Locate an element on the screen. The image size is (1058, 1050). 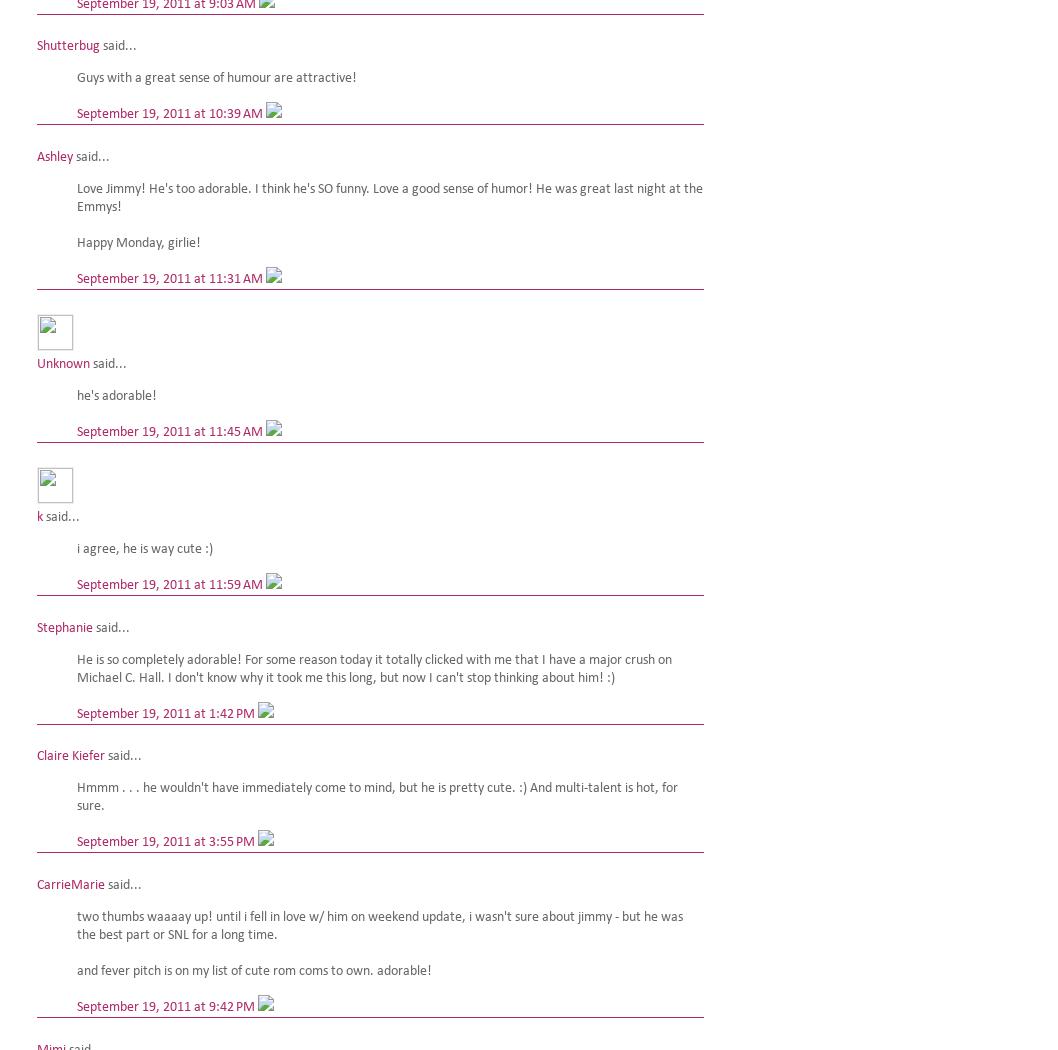
'September 19, 2011 at 1:42 PM' is located at coordinates (166, 712).